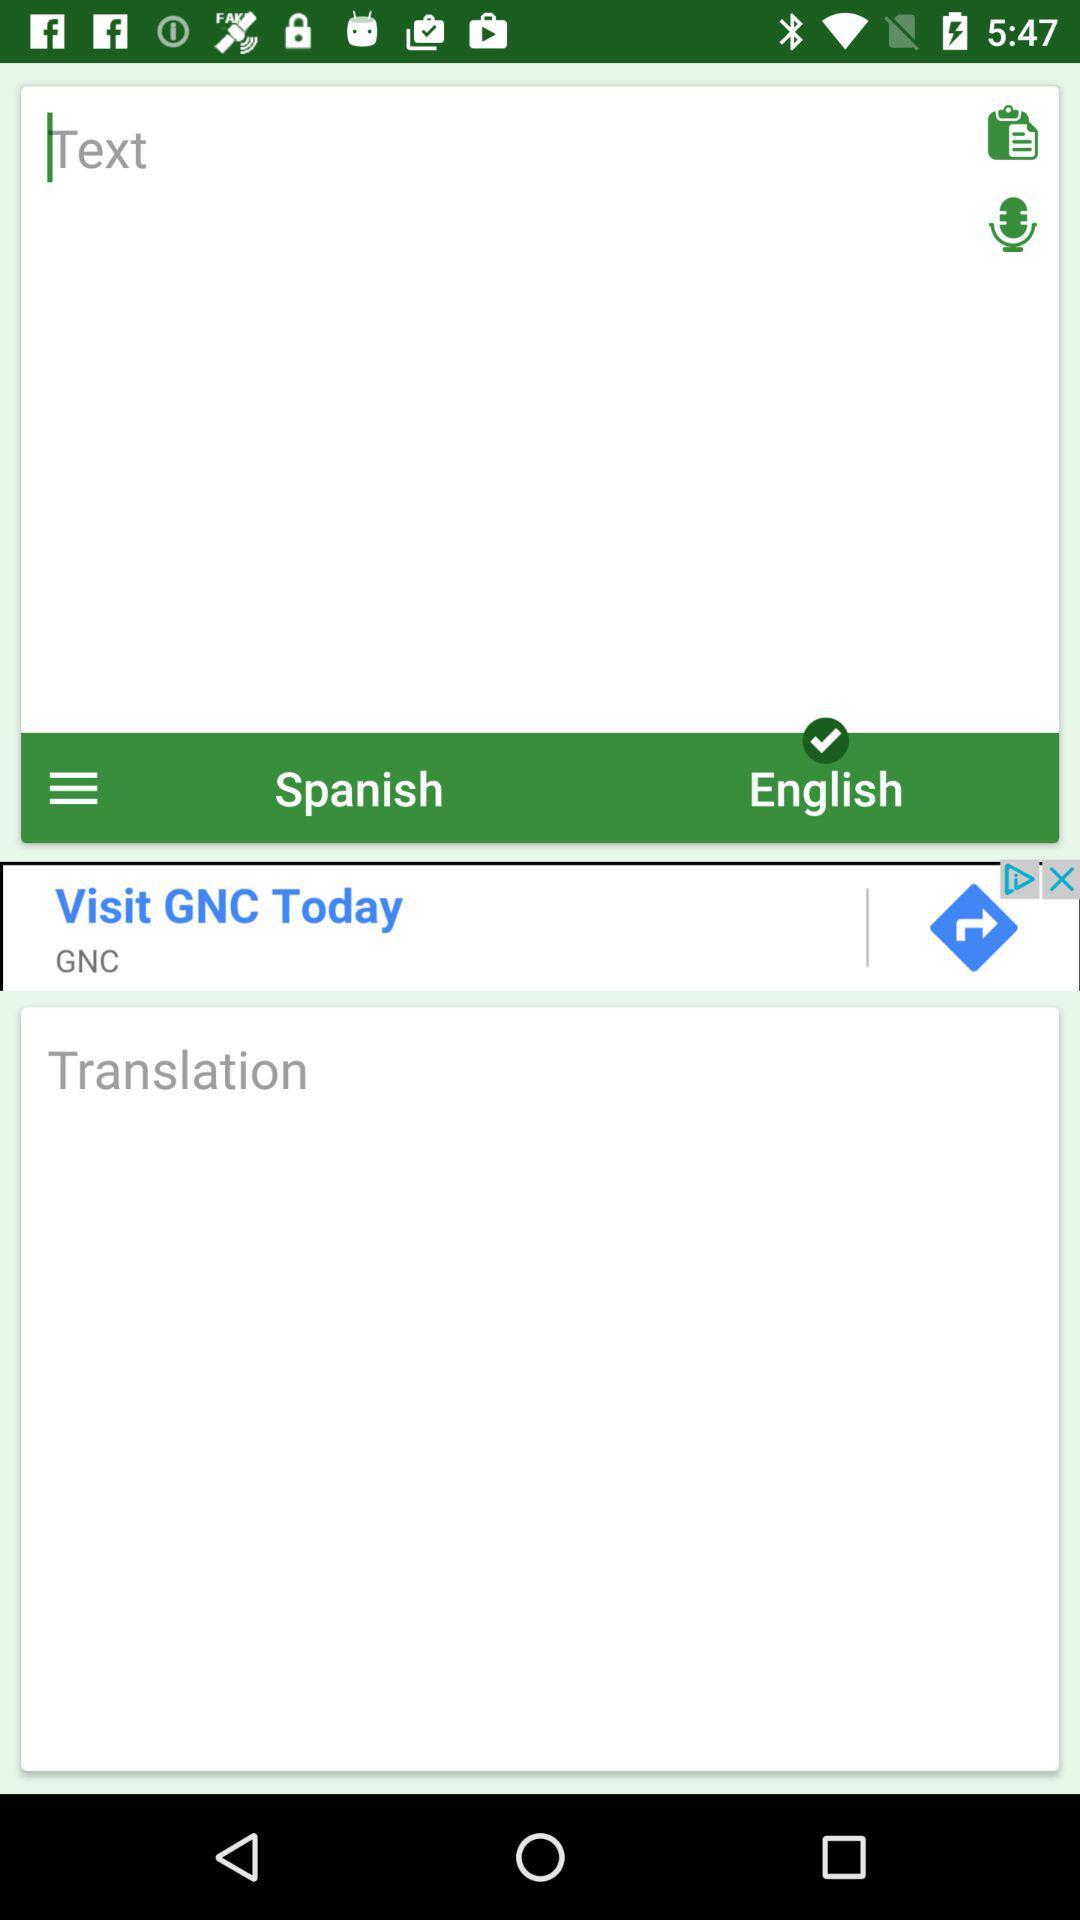 Image resolution: width=1080 pixels, height=1920 pixels. What do you see at coordinates (72, 786) in the screenshot?
I see `menu` at bounding box center [72, 786].